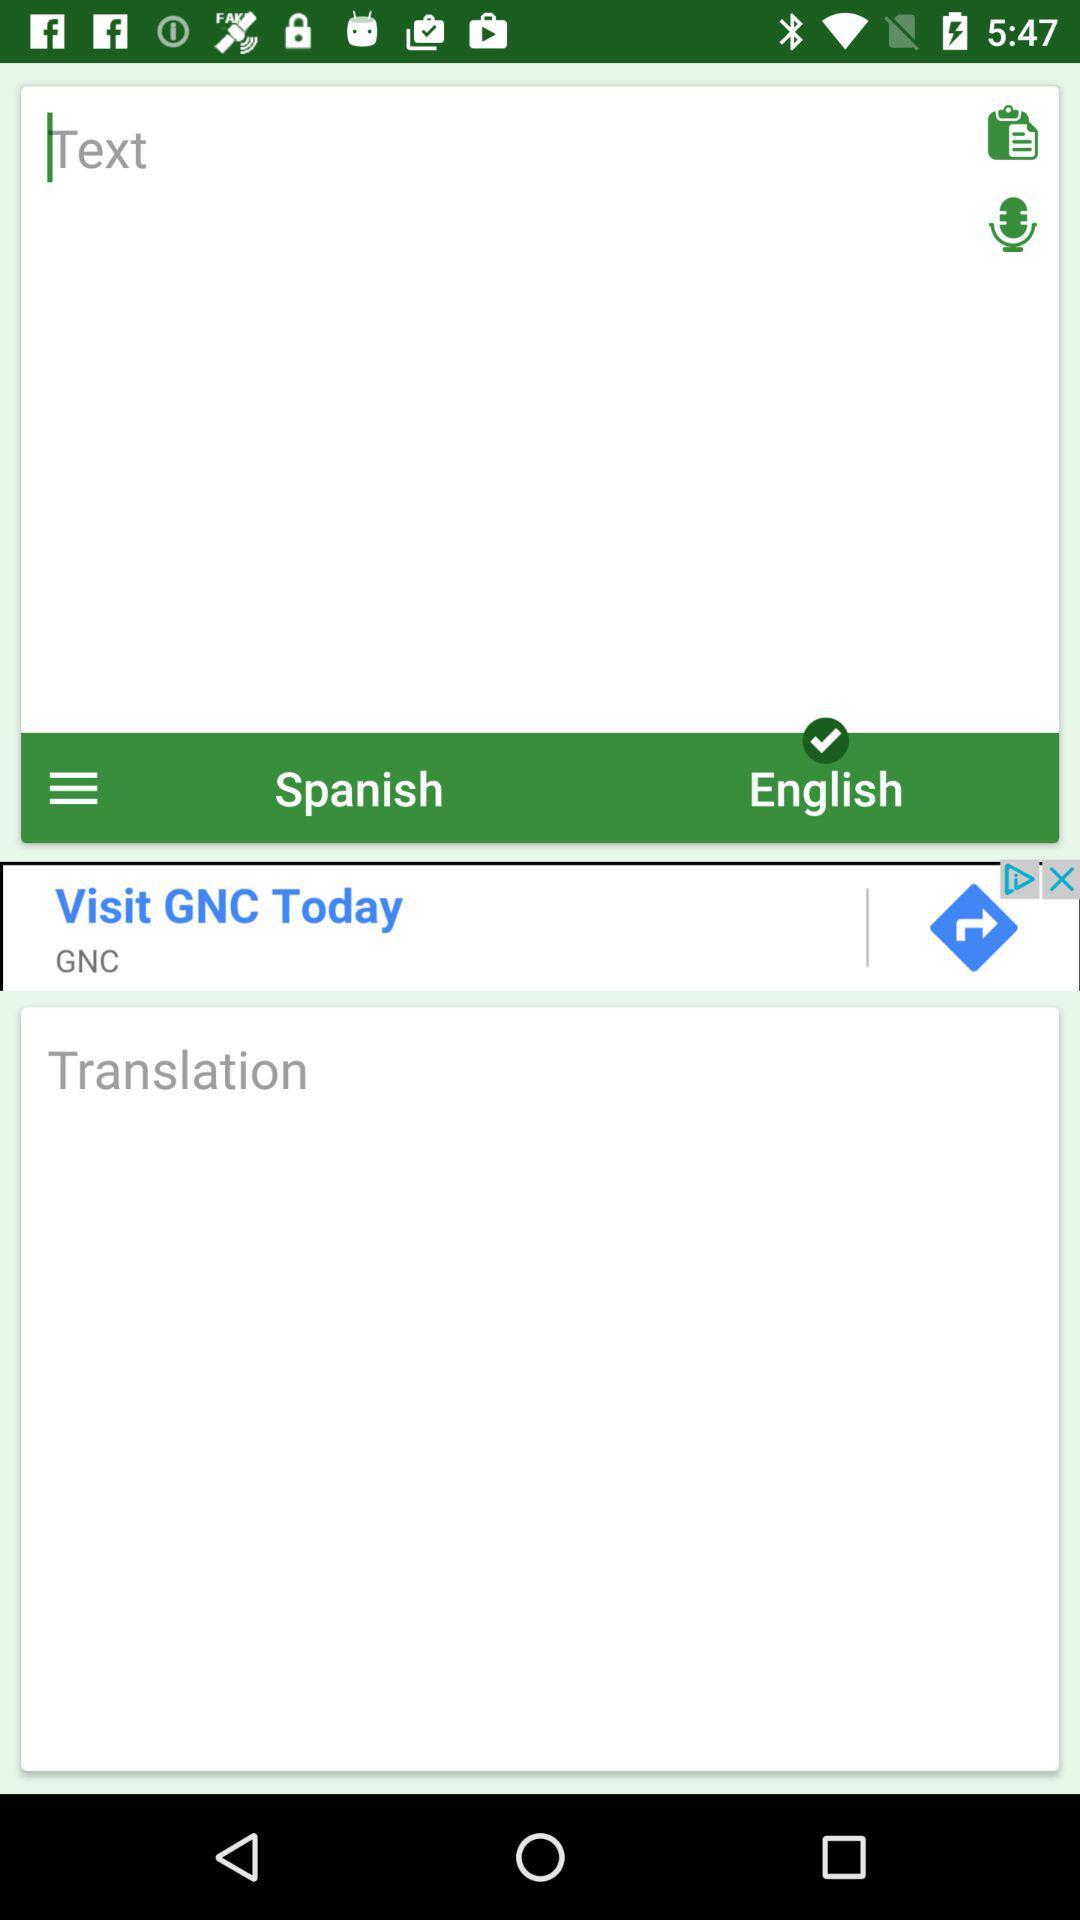 Image resolution: width=1080 pixels, height=1920 pixels. What do you see at coordinates (72, 786) in the screenshot?
I see `menu` at bounding box center [72, 786].